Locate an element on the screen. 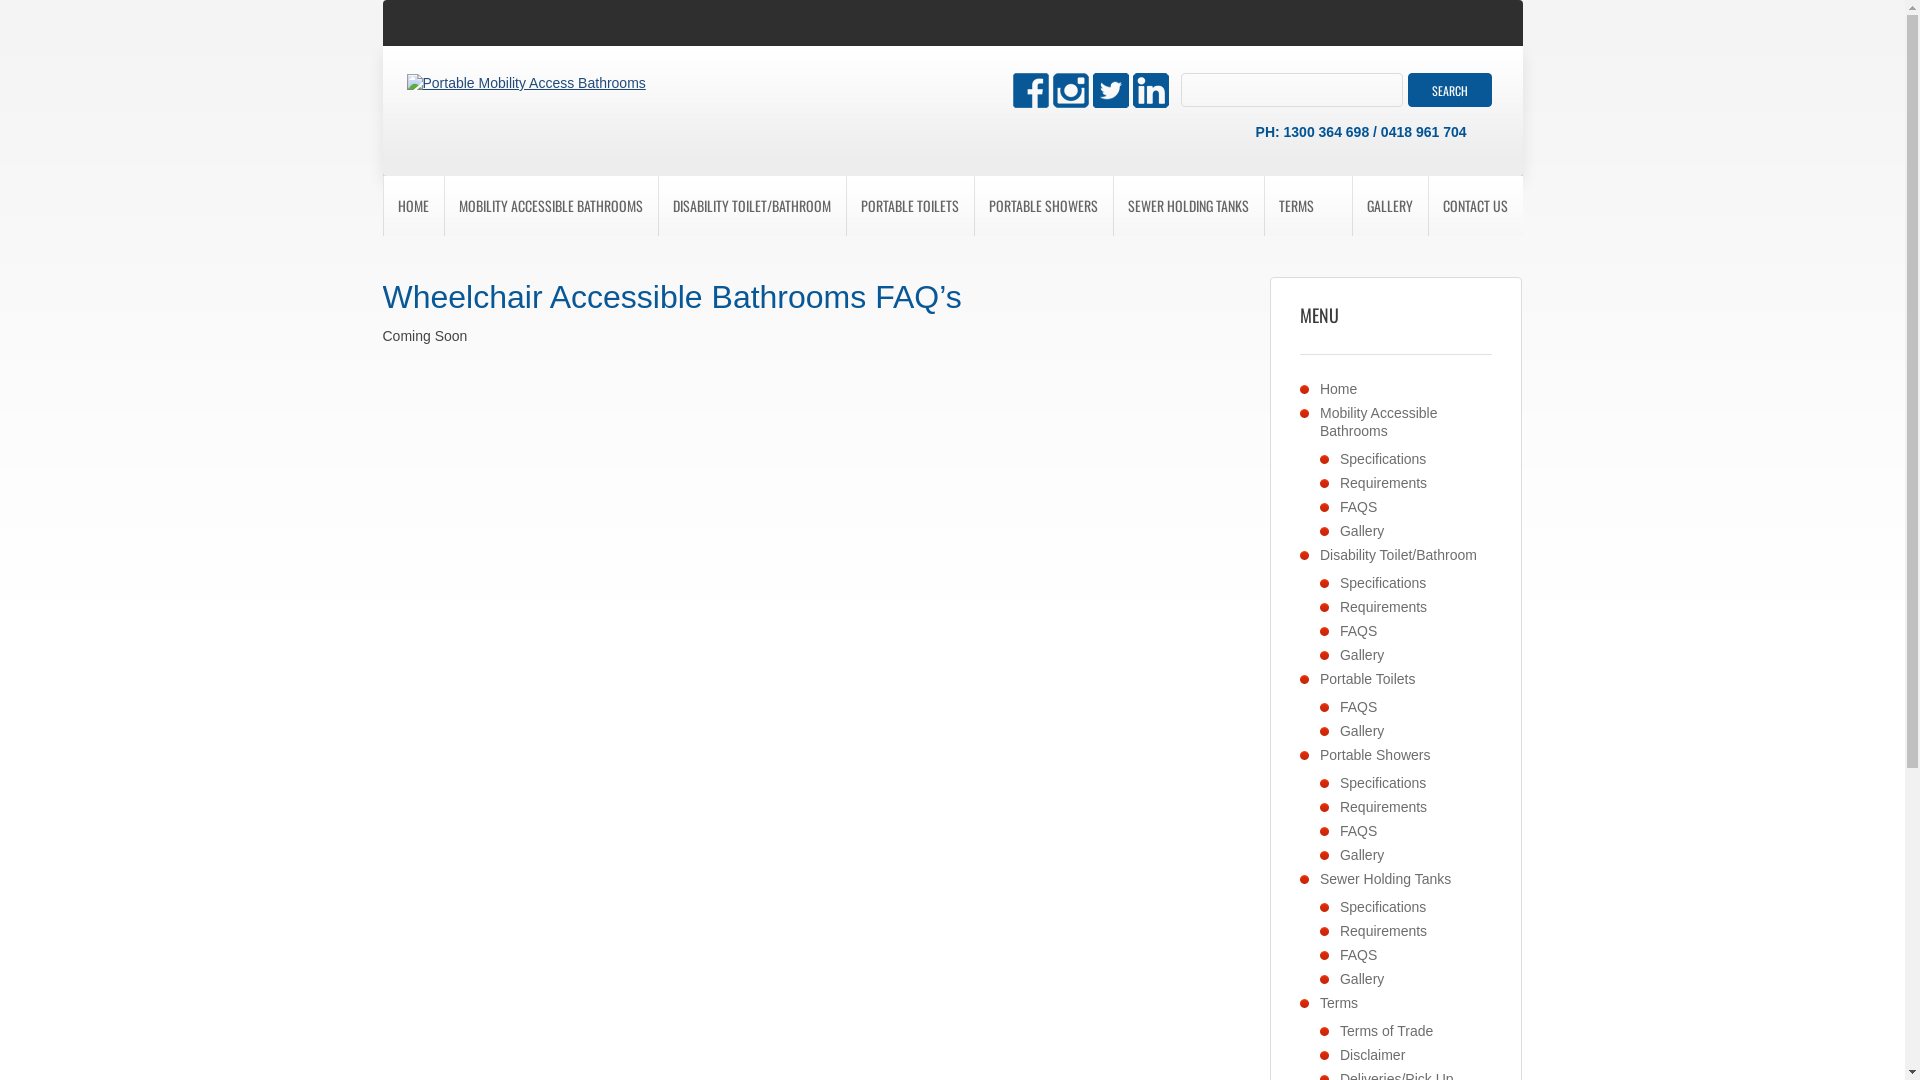  'HOME' is located at coordinates (411, 205).